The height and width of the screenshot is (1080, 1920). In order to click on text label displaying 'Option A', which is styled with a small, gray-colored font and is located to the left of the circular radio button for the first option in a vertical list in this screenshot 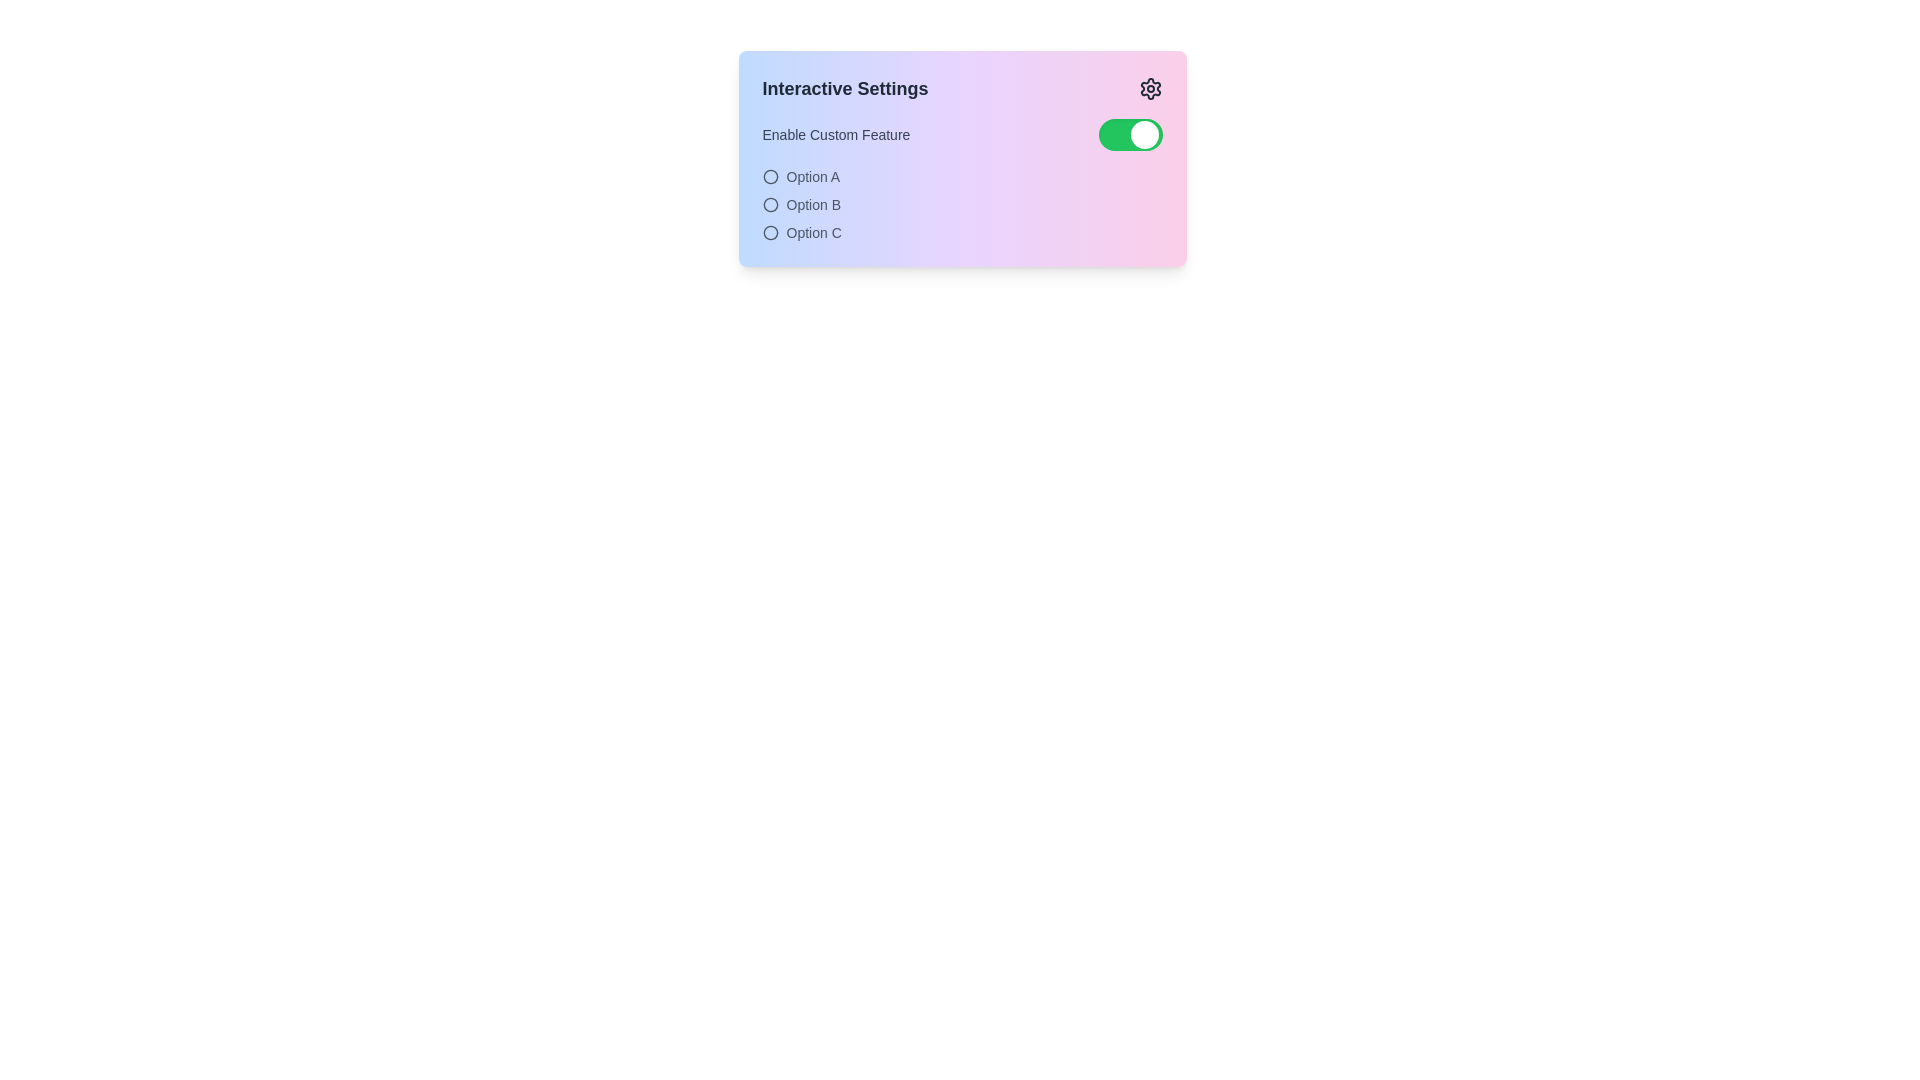, I will do `click(813, 176)`.